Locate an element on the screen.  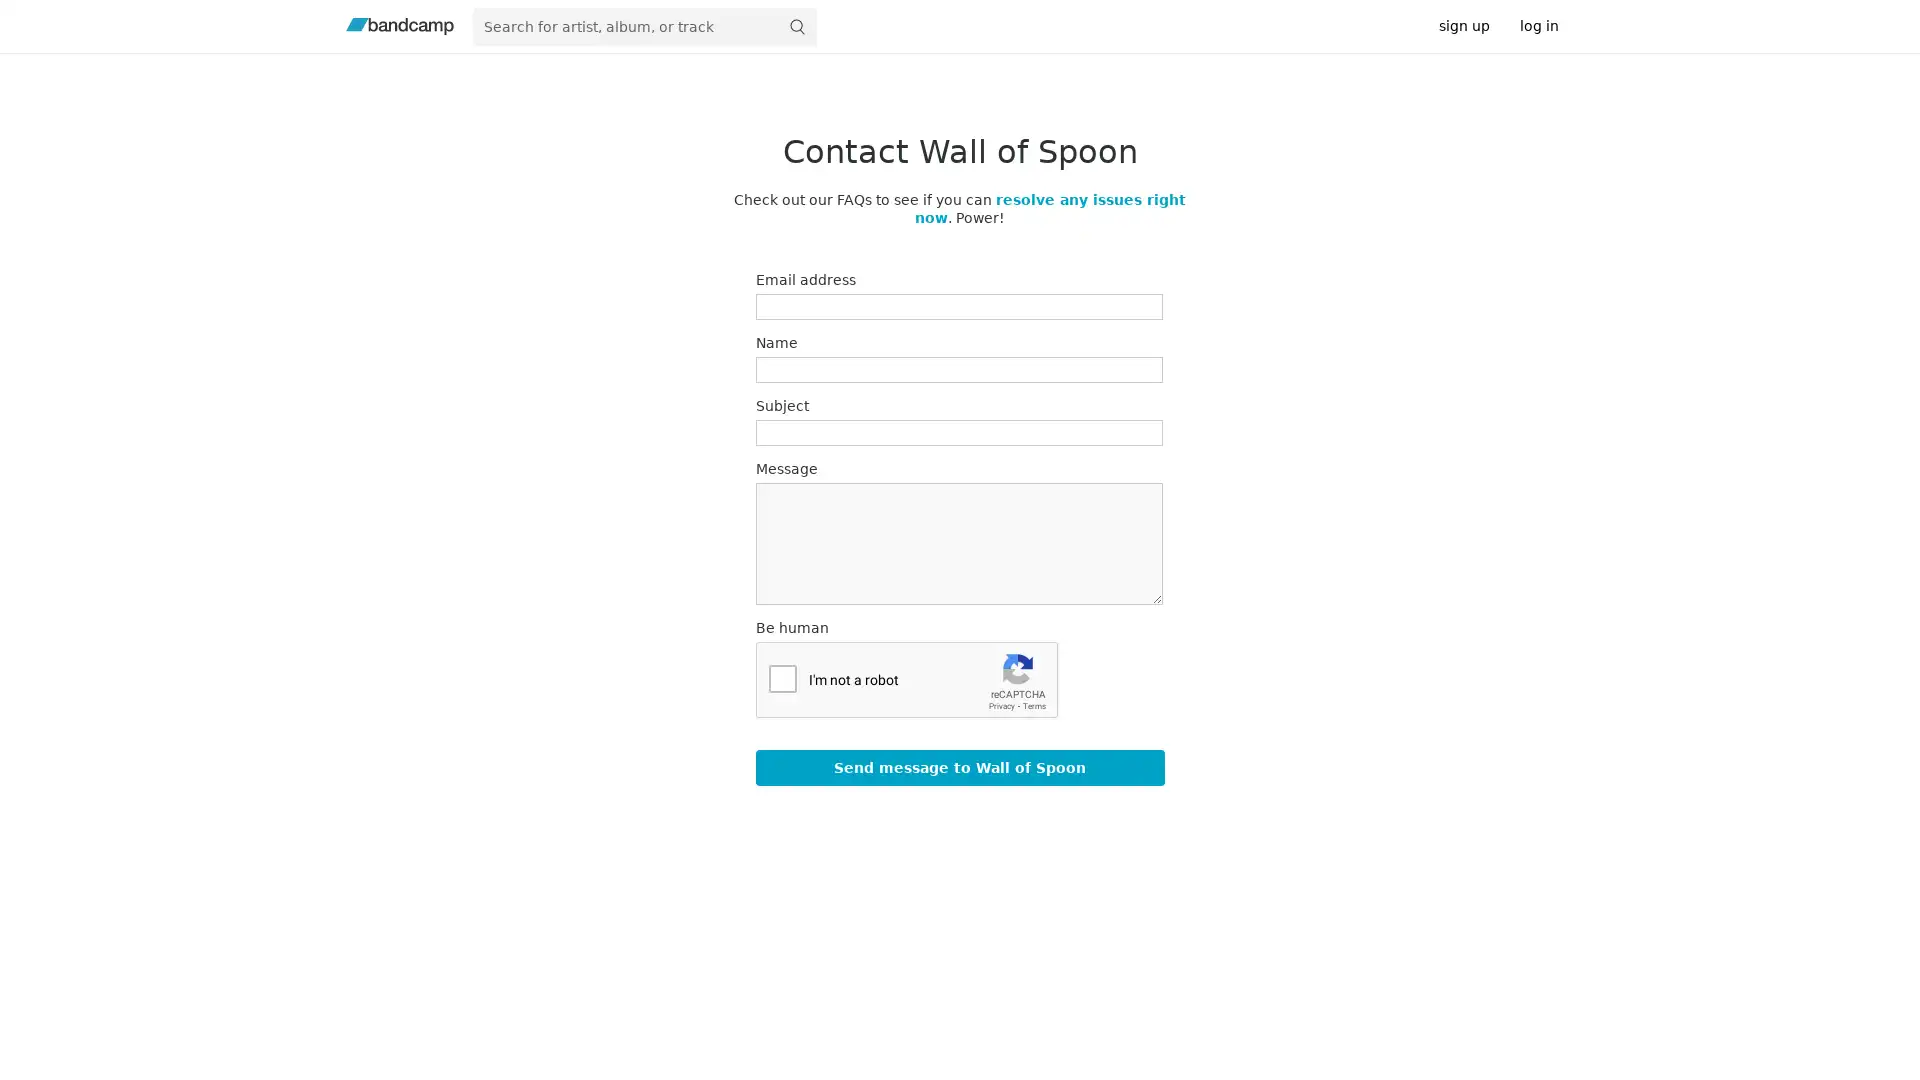
submit for full search page is located at coordinates (795, 26).